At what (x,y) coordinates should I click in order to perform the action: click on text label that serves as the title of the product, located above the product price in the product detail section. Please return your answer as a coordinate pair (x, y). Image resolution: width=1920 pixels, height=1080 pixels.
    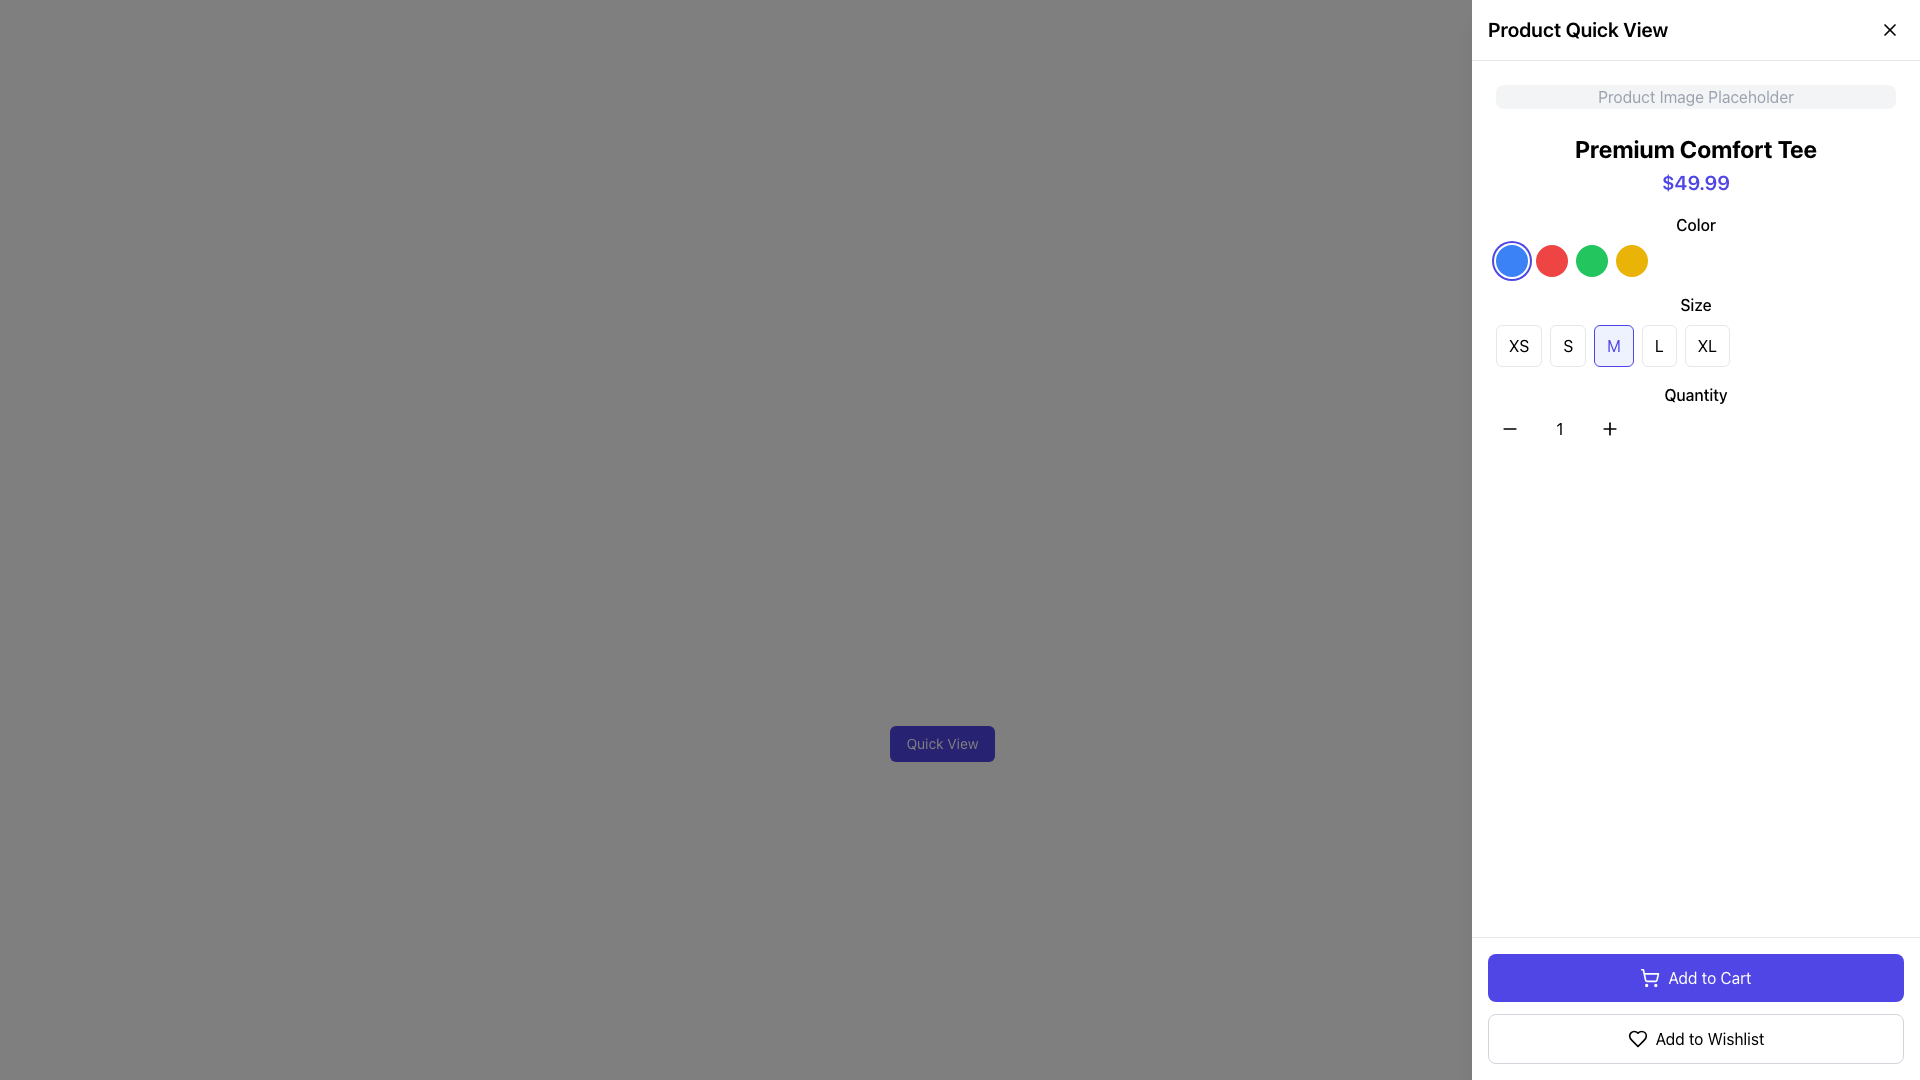
    Looking at the image, I should click on (1694, 148).